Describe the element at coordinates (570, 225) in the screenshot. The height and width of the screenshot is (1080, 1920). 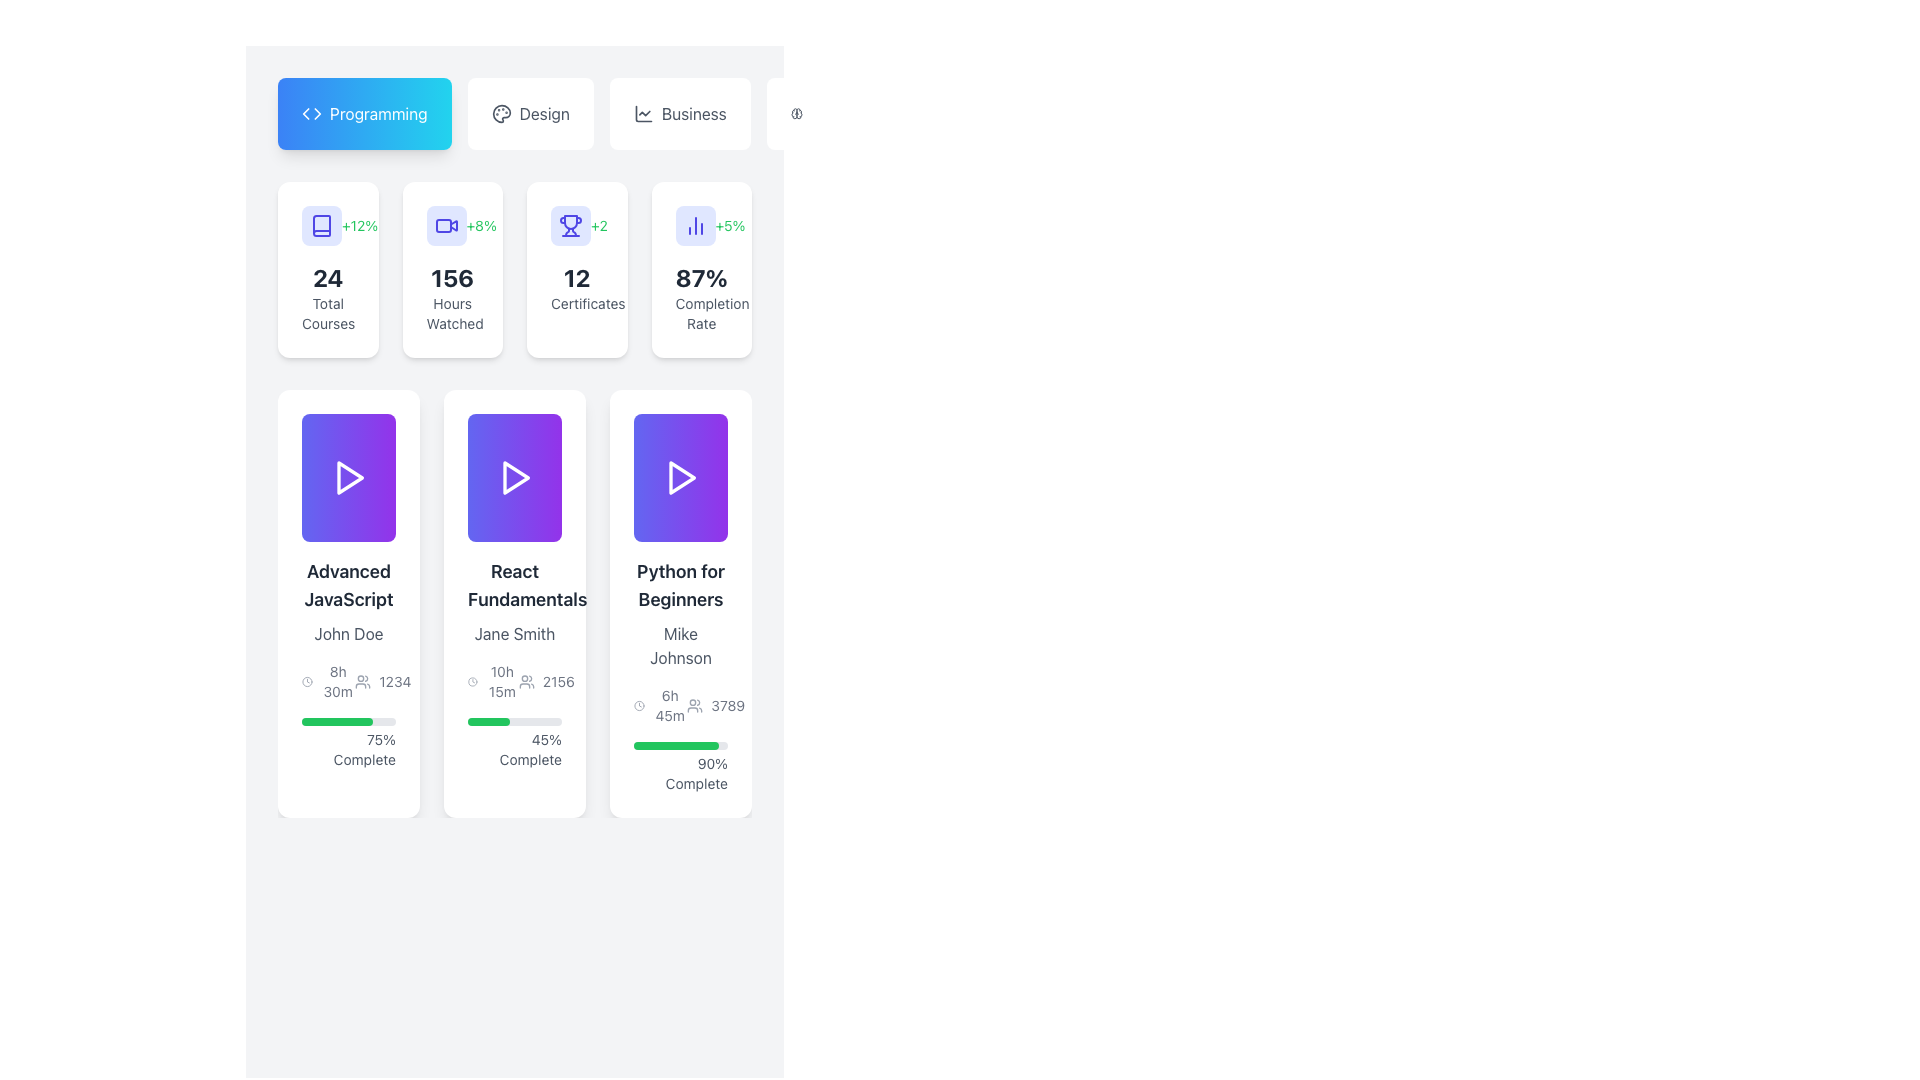
I see `the trophy icon in the light indigo rounded rectangle located in the top-left corner of the third statistics card, which is directly above the text '12 Certificates'` at that location.